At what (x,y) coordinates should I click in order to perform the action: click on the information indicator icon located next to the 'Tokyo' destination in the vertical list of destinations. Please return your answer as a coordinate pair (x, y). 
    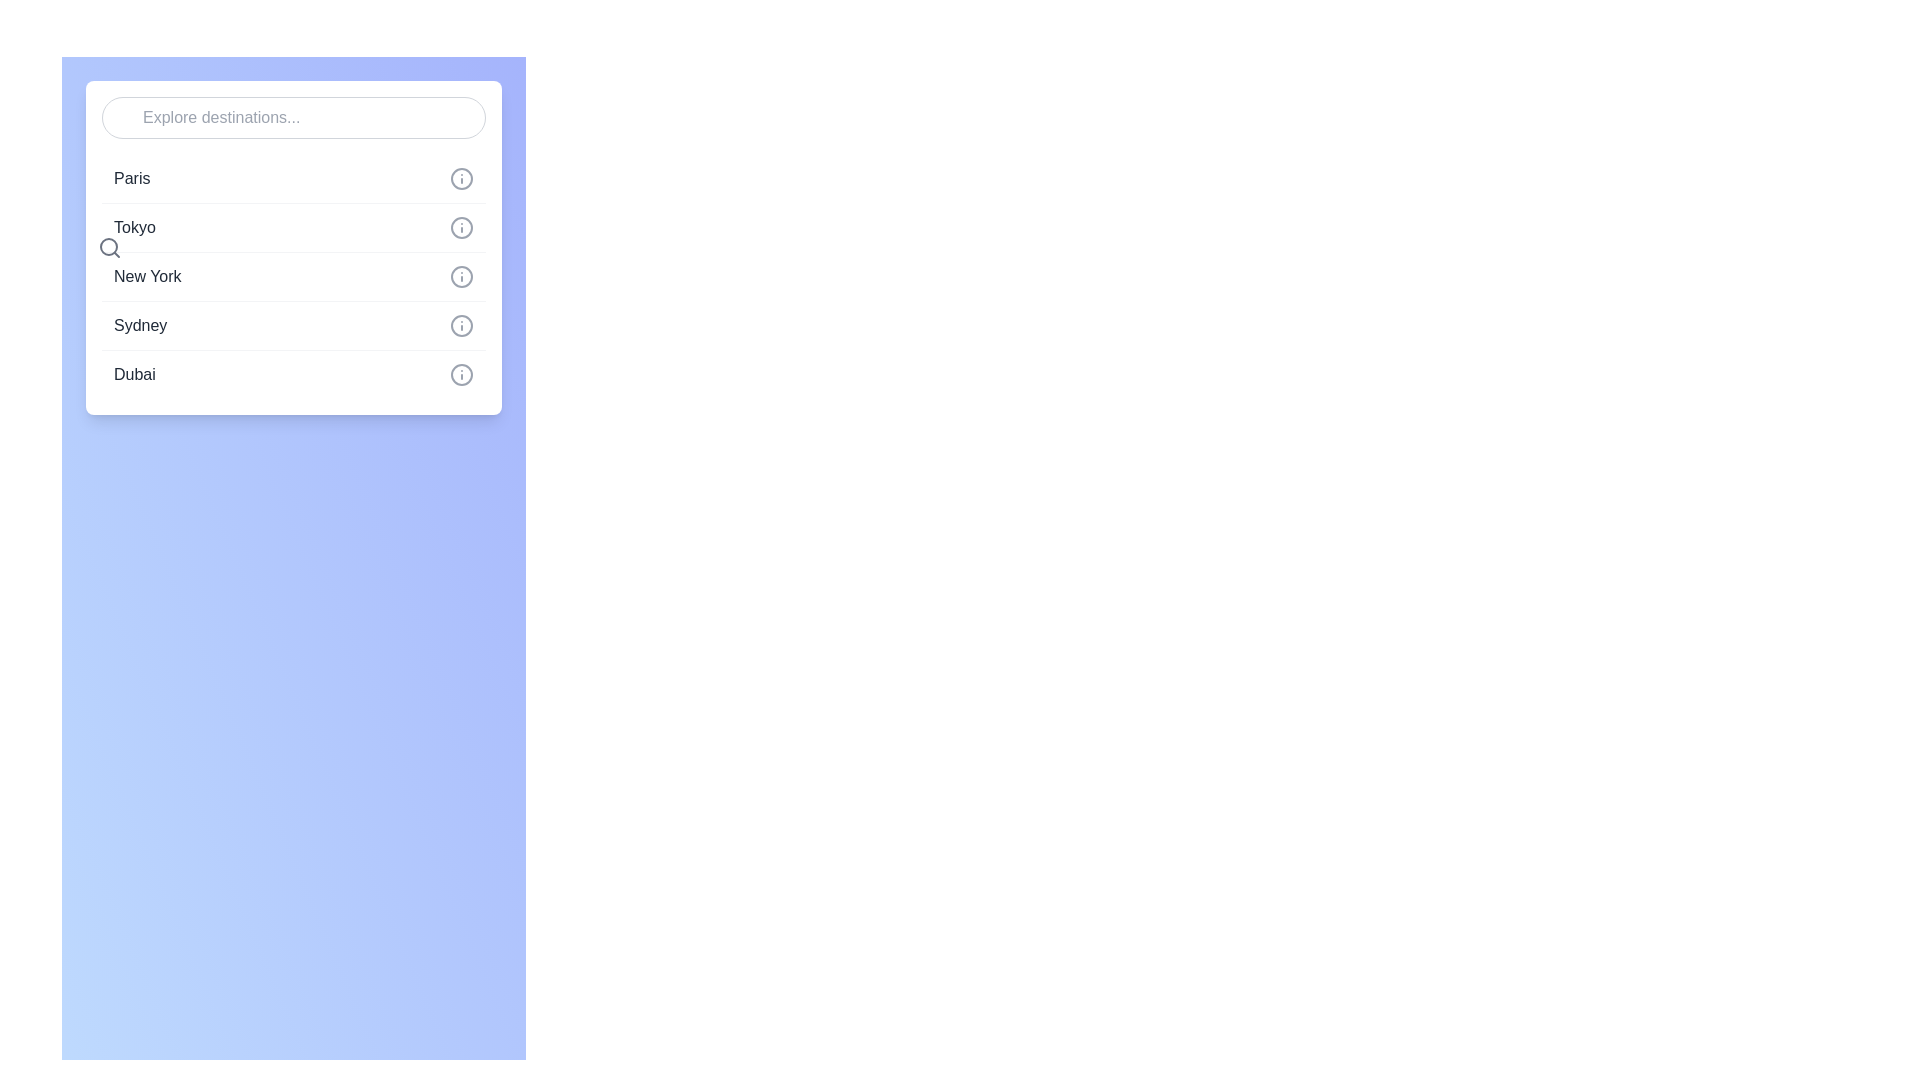
    Looking at the image, I should click on (460, 226).